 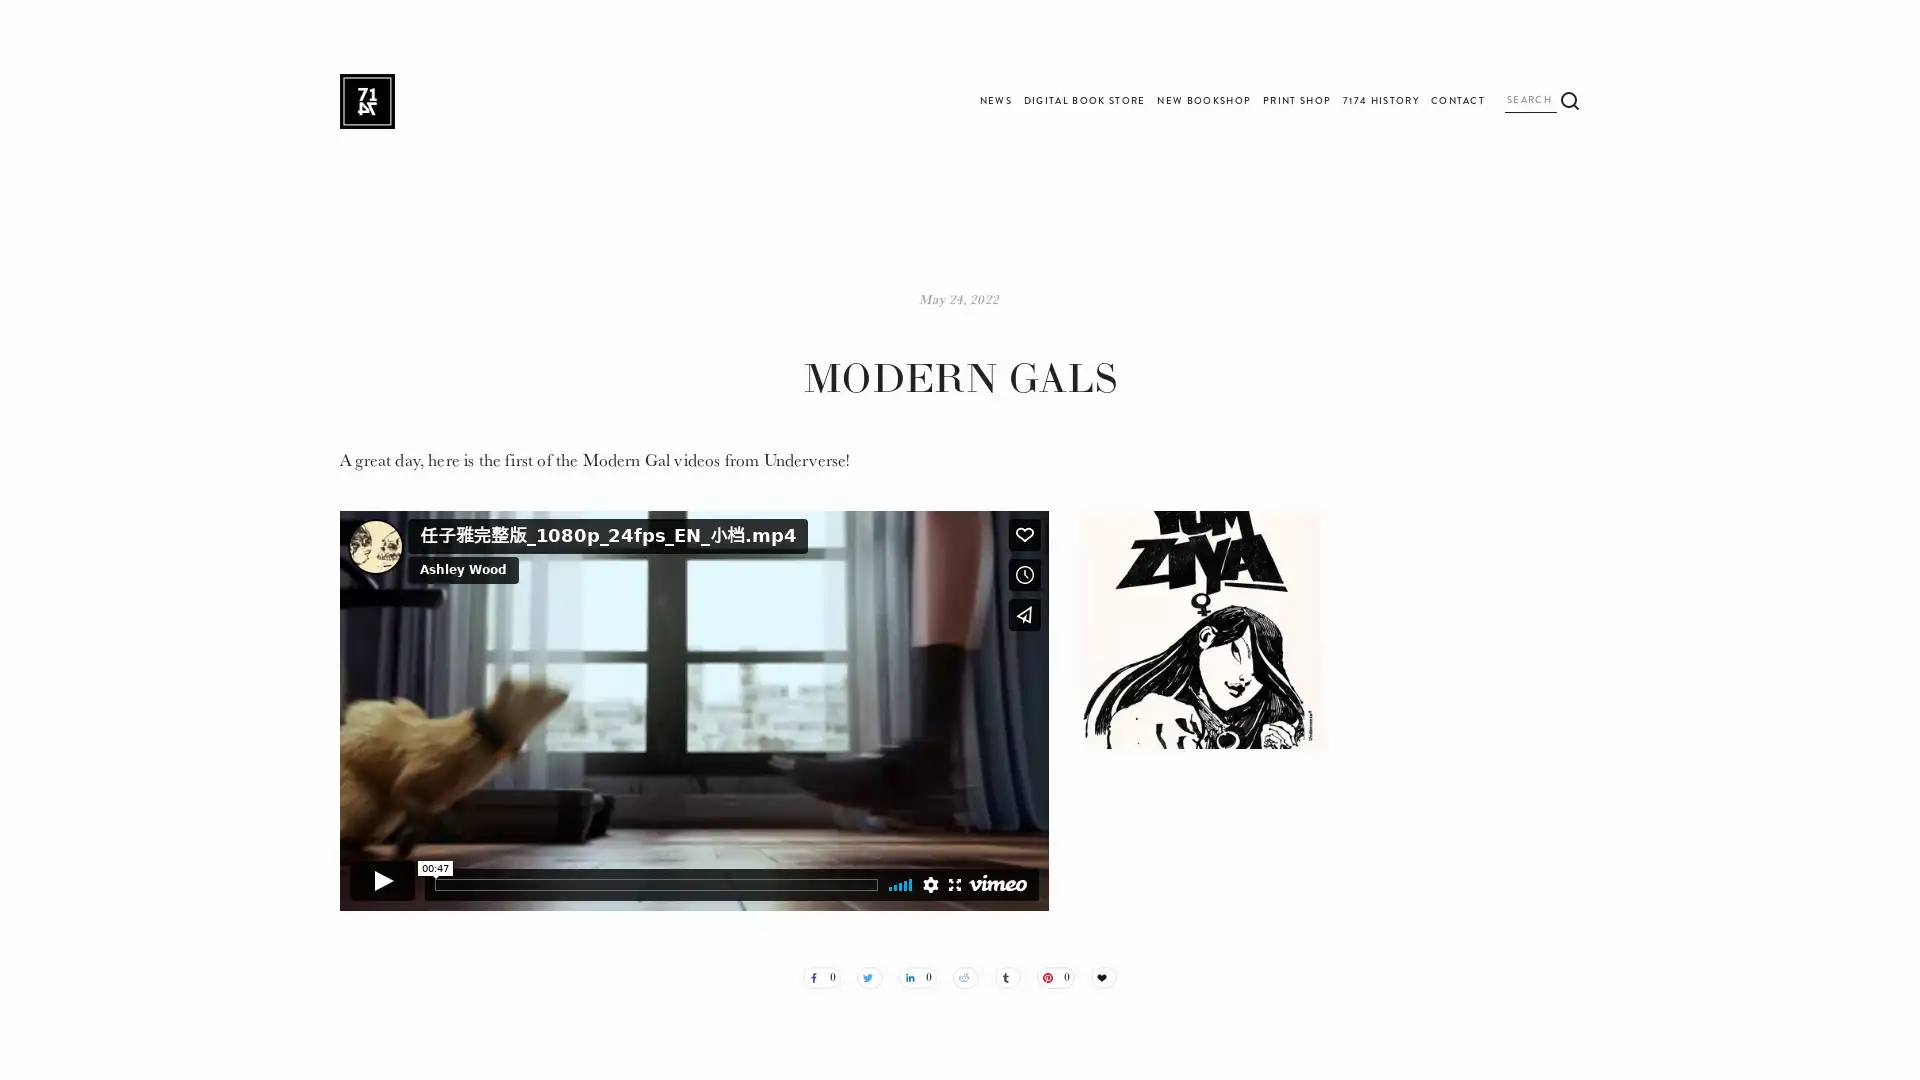 I want to click on Close, so click(x=1244, y=371).